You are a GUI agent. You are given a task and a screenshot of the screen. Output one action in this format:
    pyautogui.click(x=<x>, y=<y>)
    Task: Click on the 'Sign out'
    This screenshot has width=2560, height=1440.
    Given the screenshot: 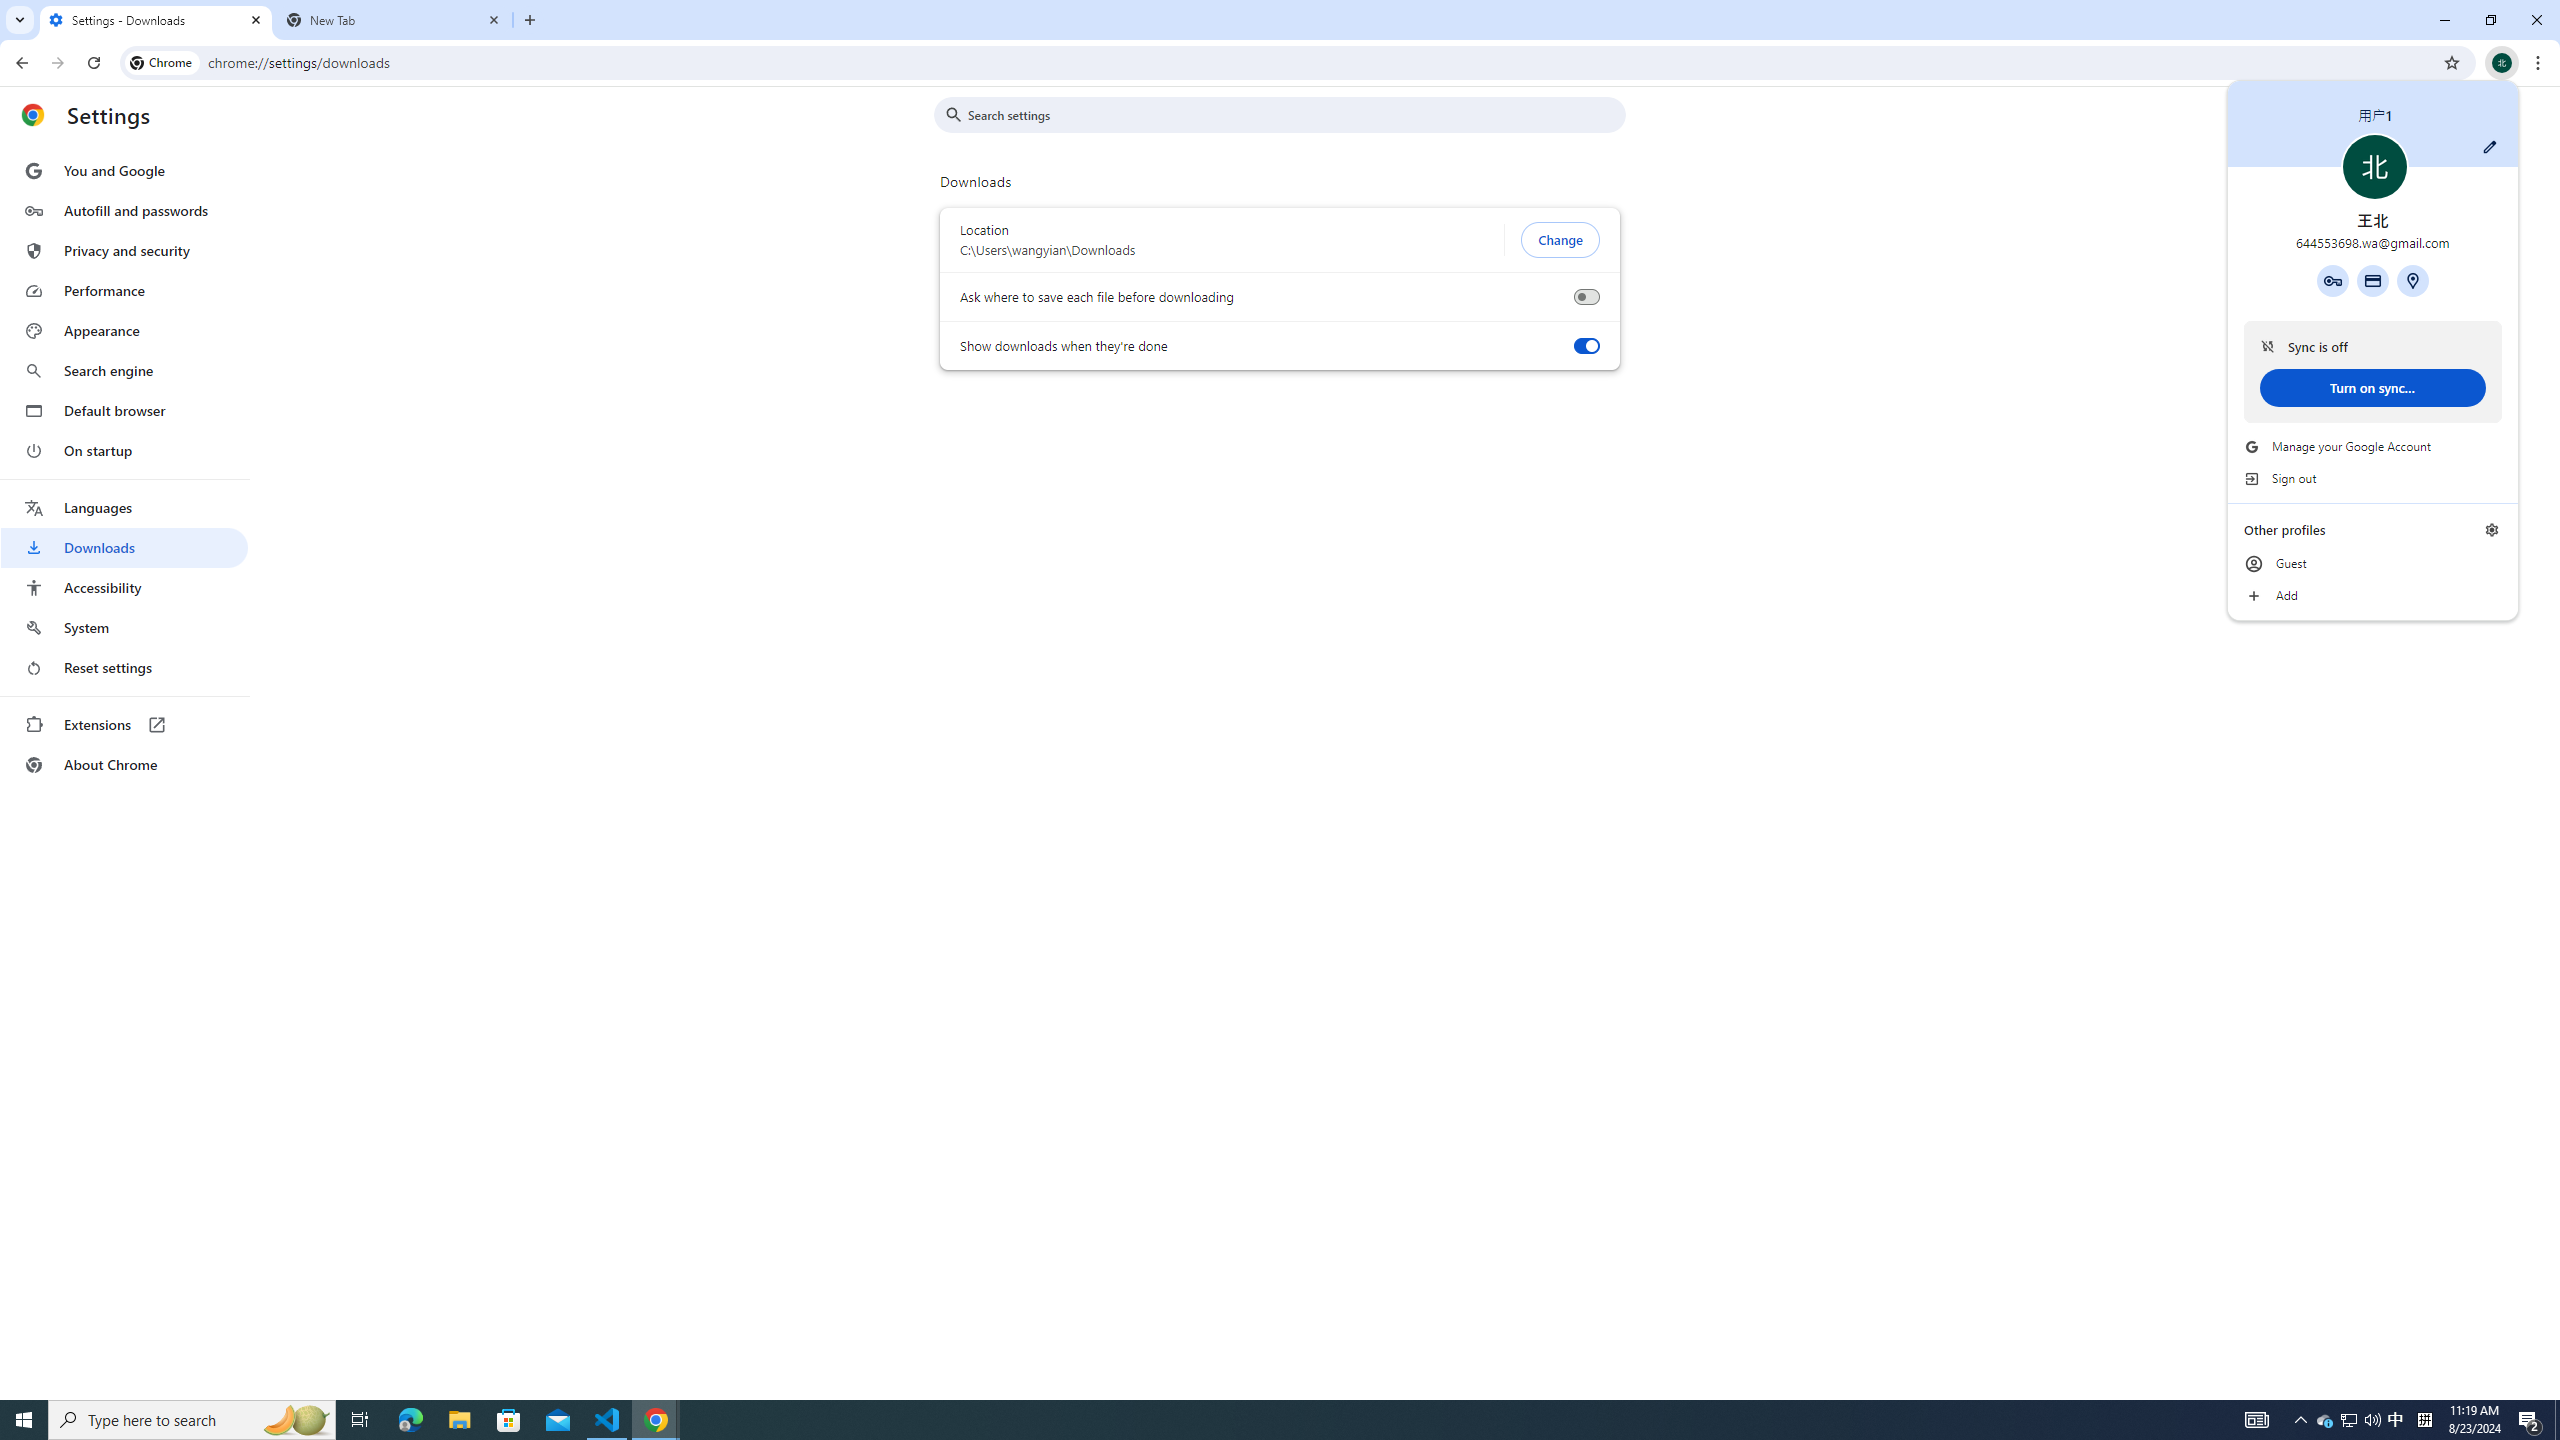 What is the action you would take?
    pyautogui.click(x=2372, y=478)
    